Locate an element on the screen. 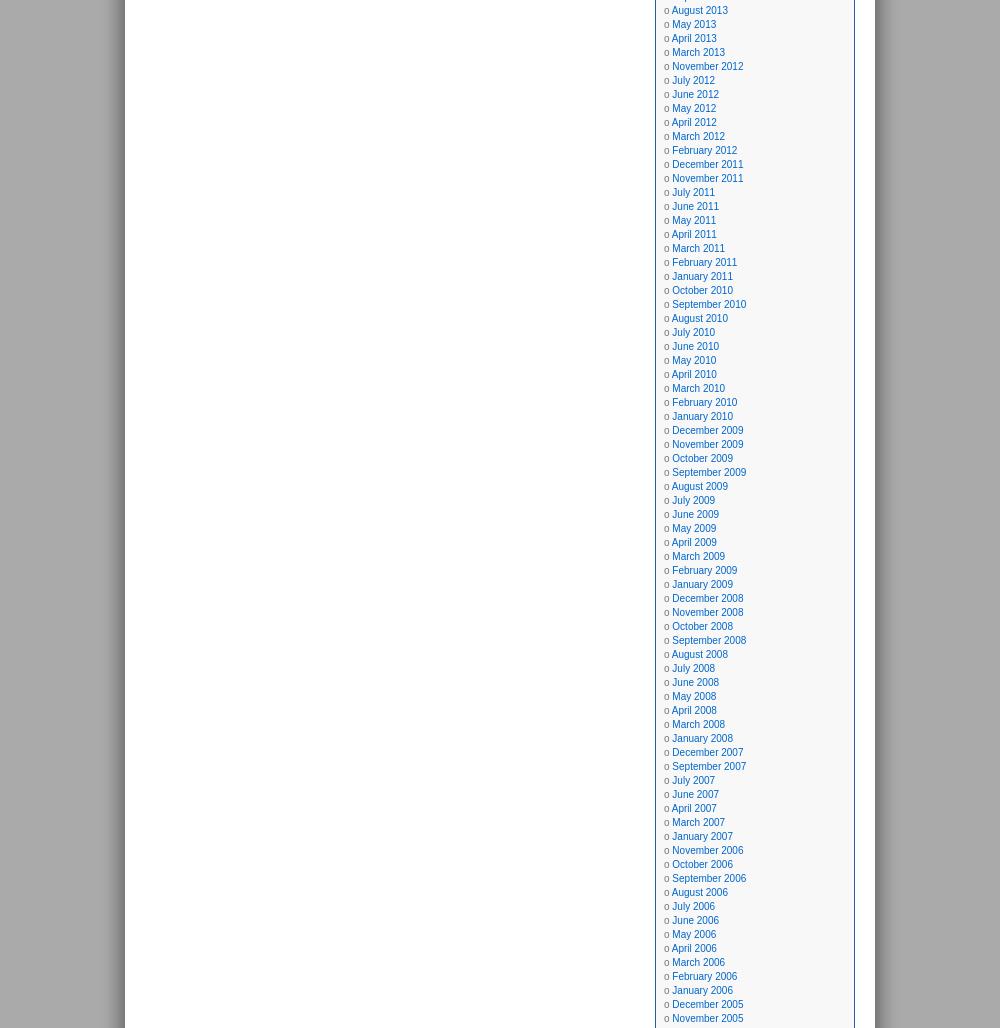 This screenshot has height=1028, width=1000. 'February 2012' is located at coordinates (703, 150).